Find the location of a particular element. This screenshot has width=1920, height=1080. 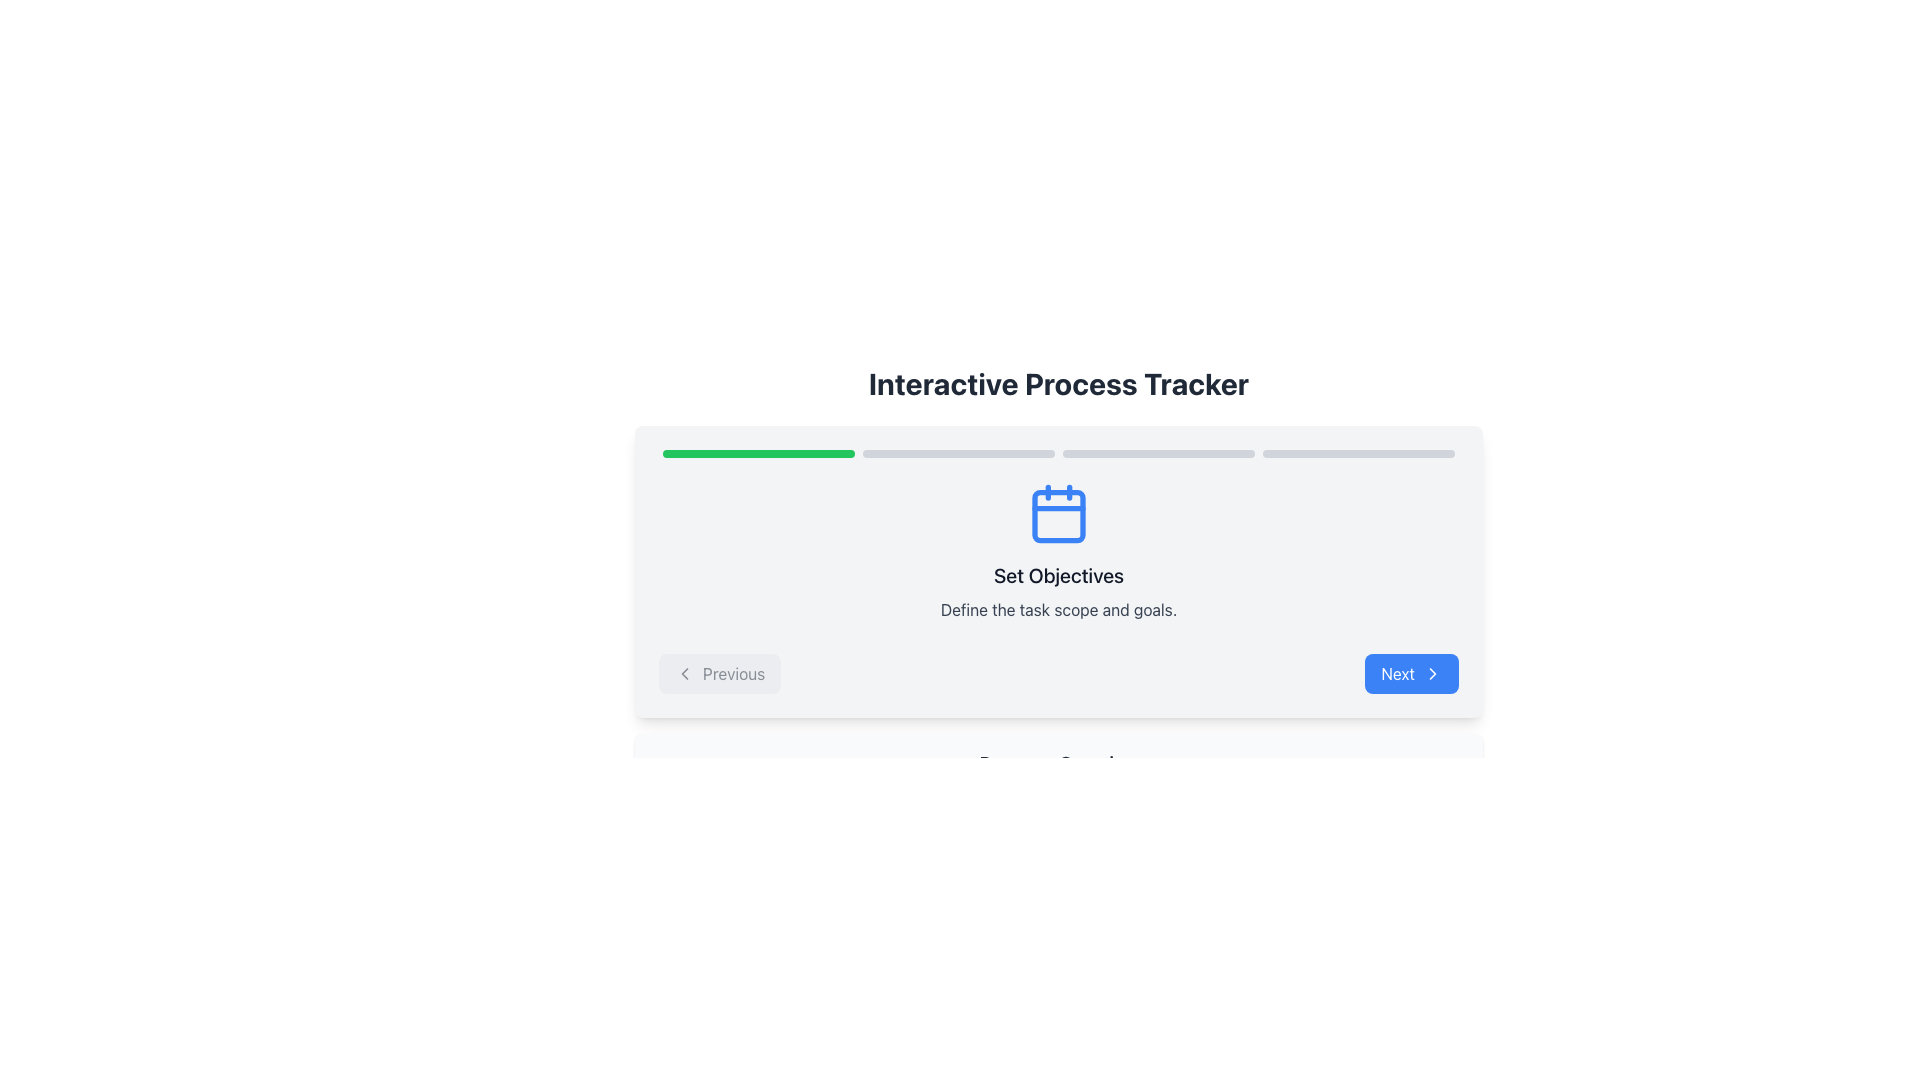

the Calendar Body icon component, which is a rectangular element with rounded corners, centrally located underneath the hooks of the calendar icon is located at coordinates (1058, 515).